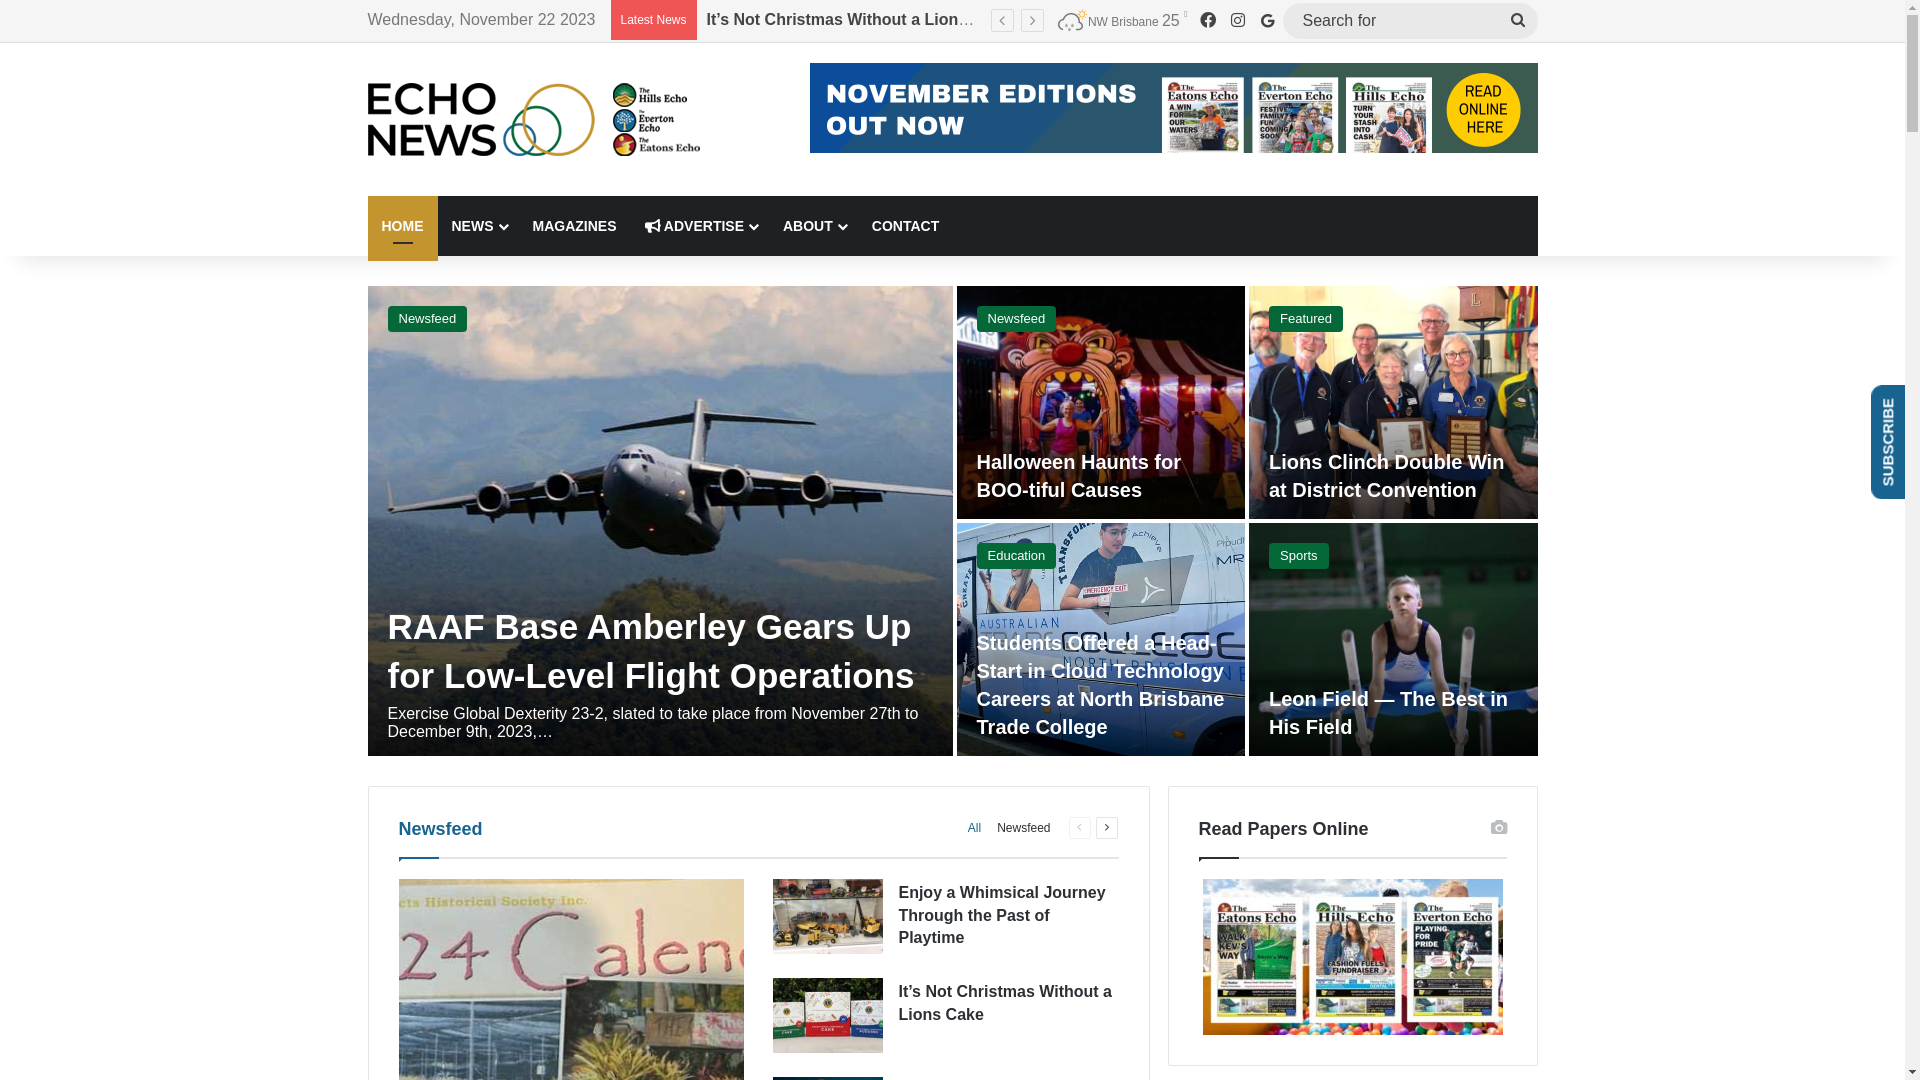  What do you see at coordinates (477, 225) in the screenshot?
I see `'NEWS'` at bounding box center [477, 225].